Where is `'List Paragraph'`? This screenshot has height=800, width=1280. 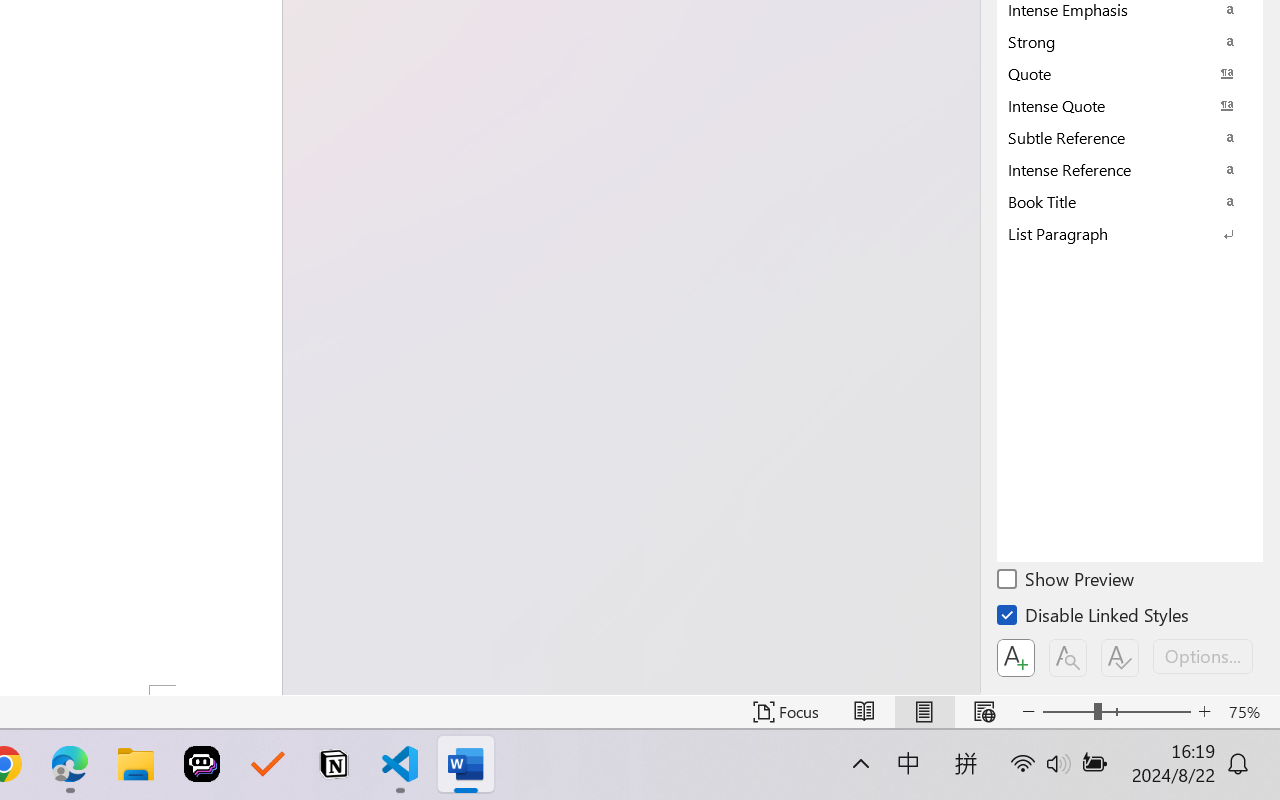 'List Paragraph' is located at coordinates (1130, 233).